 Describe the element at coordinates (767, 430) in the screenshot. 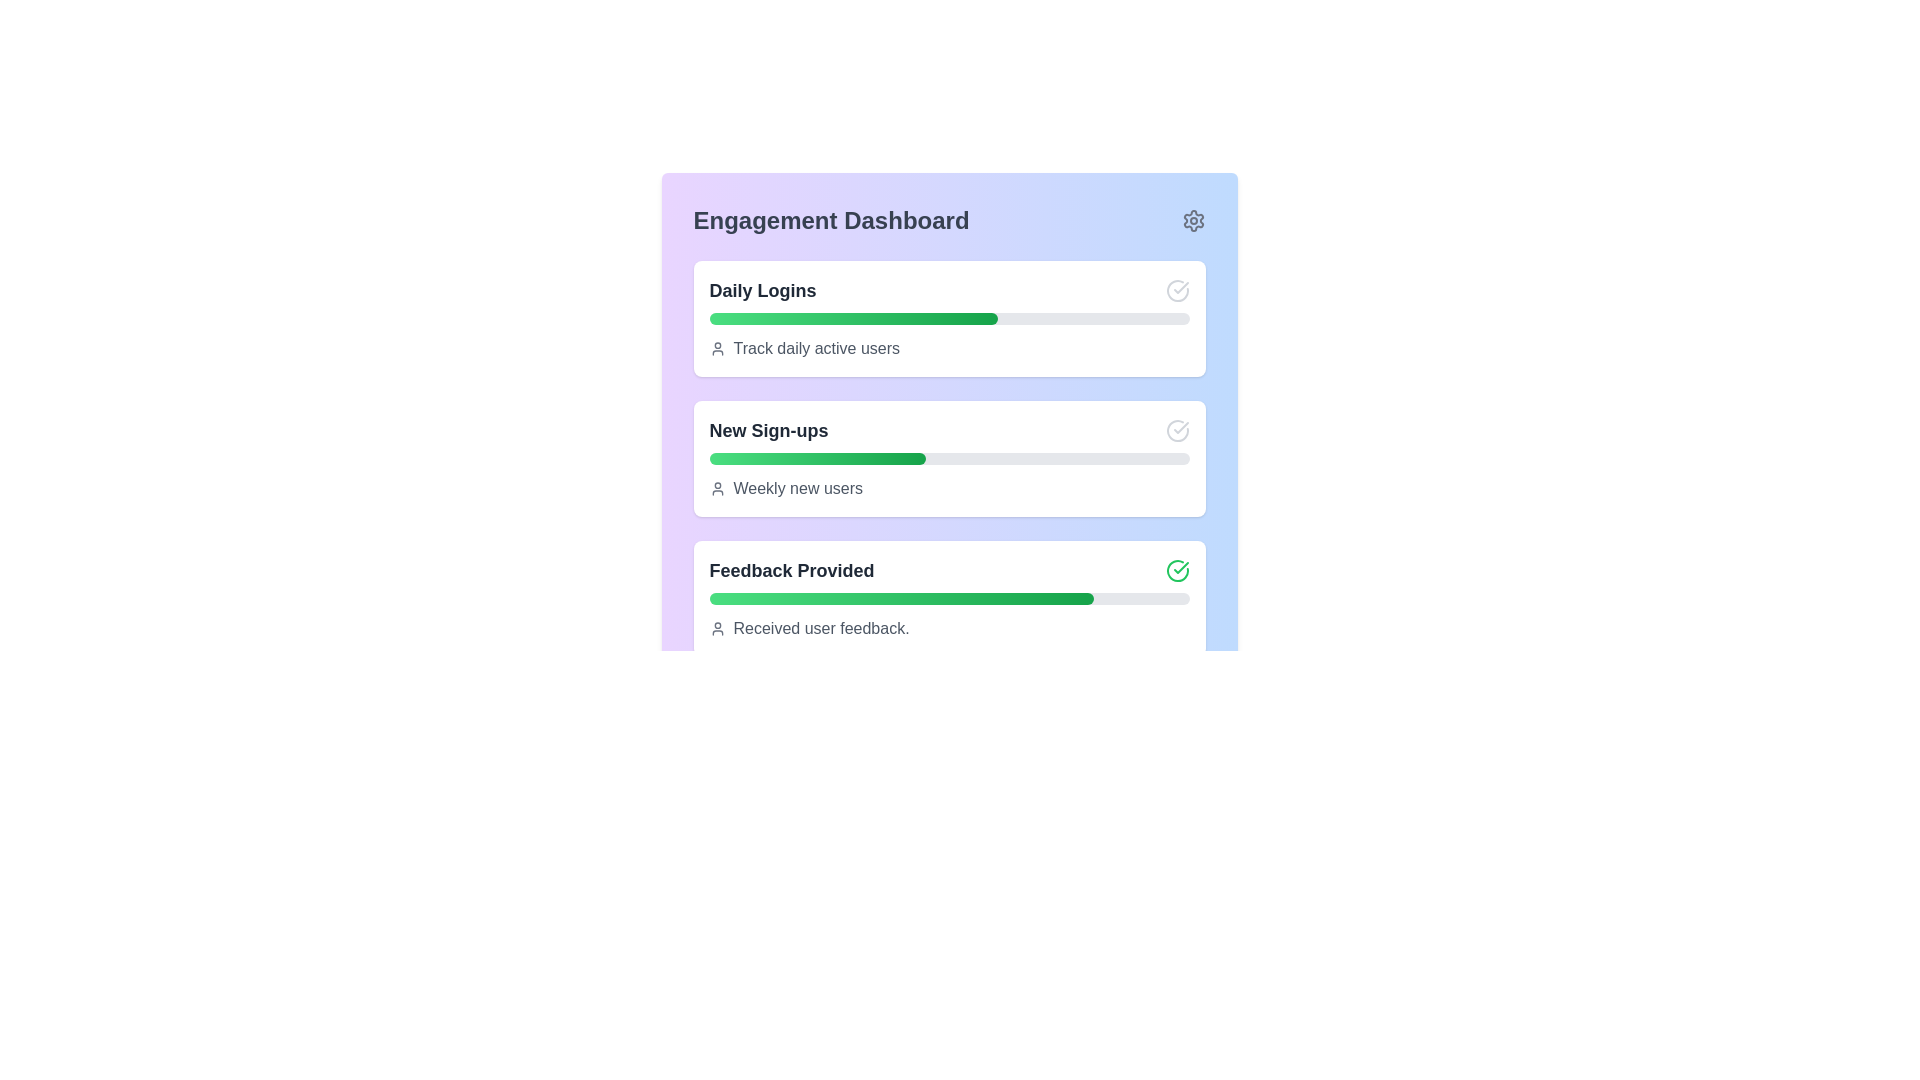

I see `the title label of the card section related to new sign-ups, located in the 'Engagement Dashboard' between 'Daily Logins' and 'Feedback Provided'` at that location.